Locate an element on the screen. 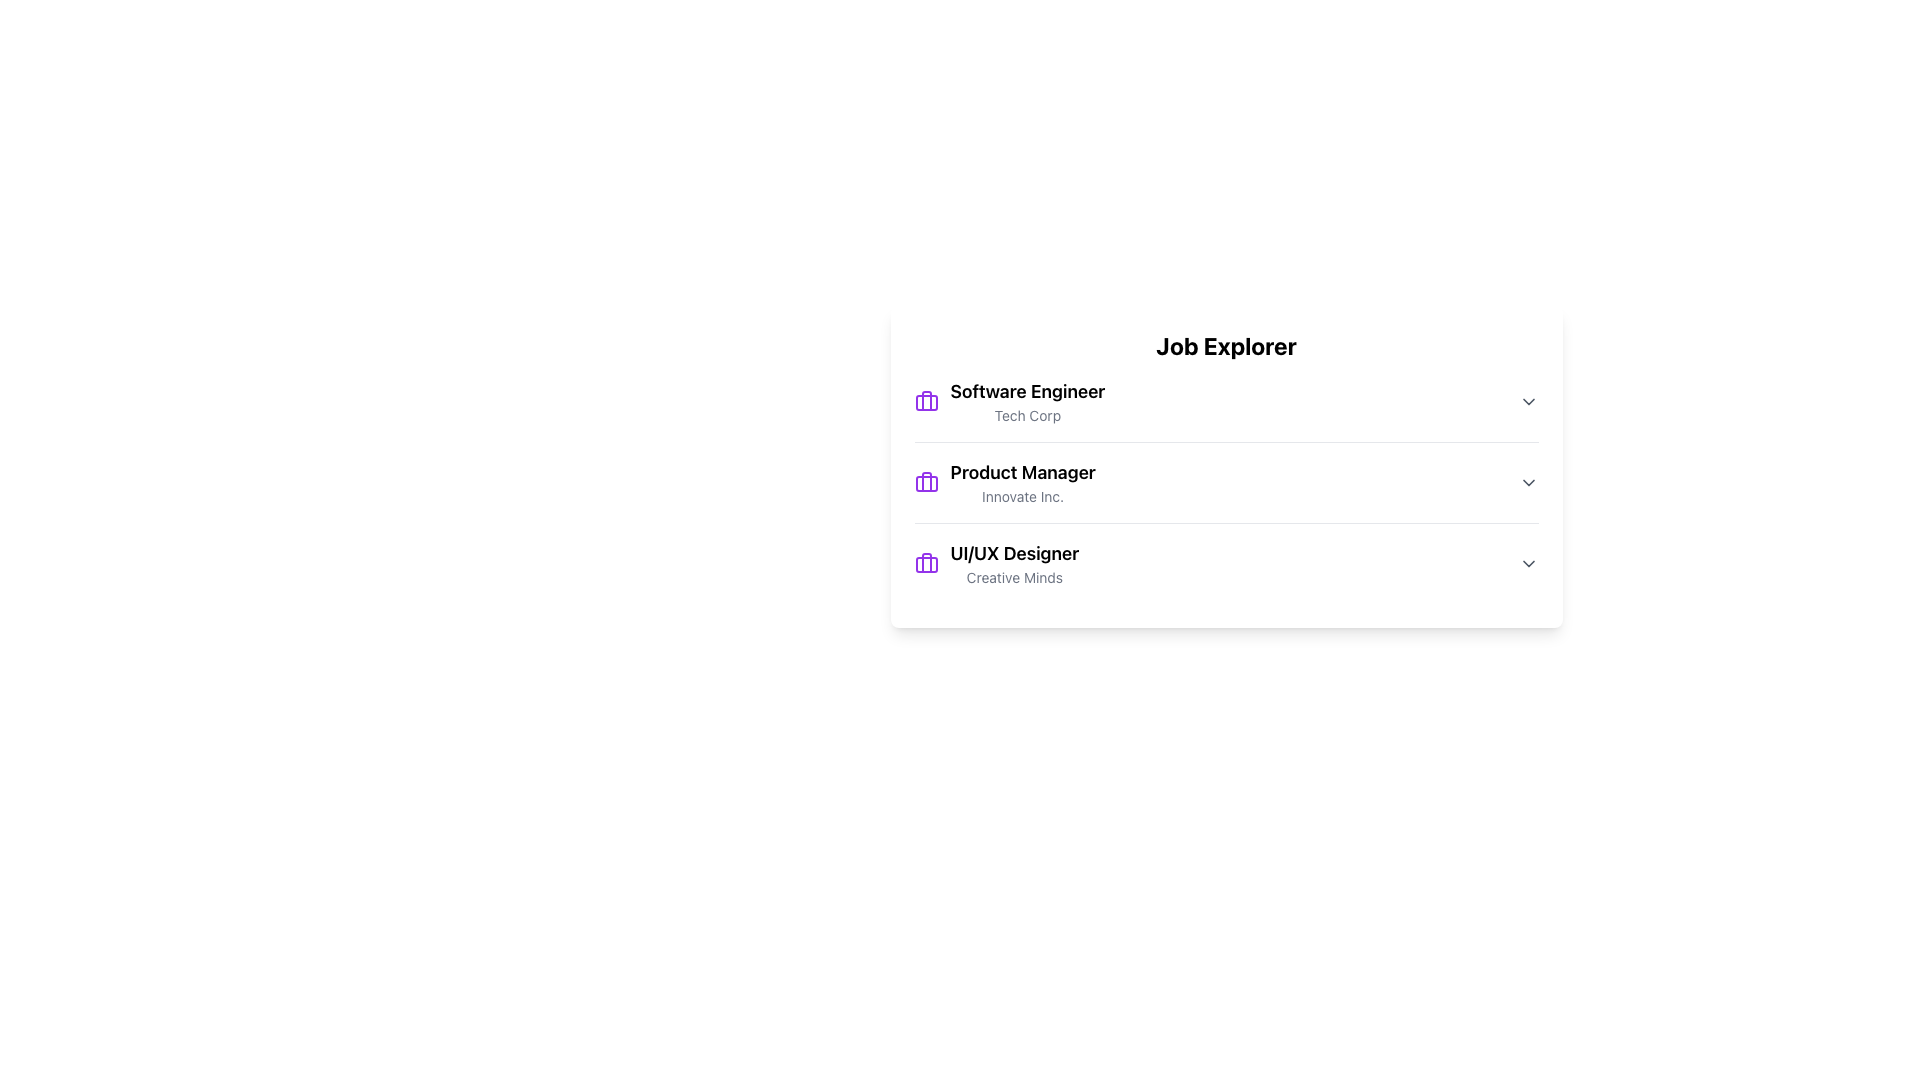  the interactive downward-pointing chevron icon located is located at coordinates (1527, 482).